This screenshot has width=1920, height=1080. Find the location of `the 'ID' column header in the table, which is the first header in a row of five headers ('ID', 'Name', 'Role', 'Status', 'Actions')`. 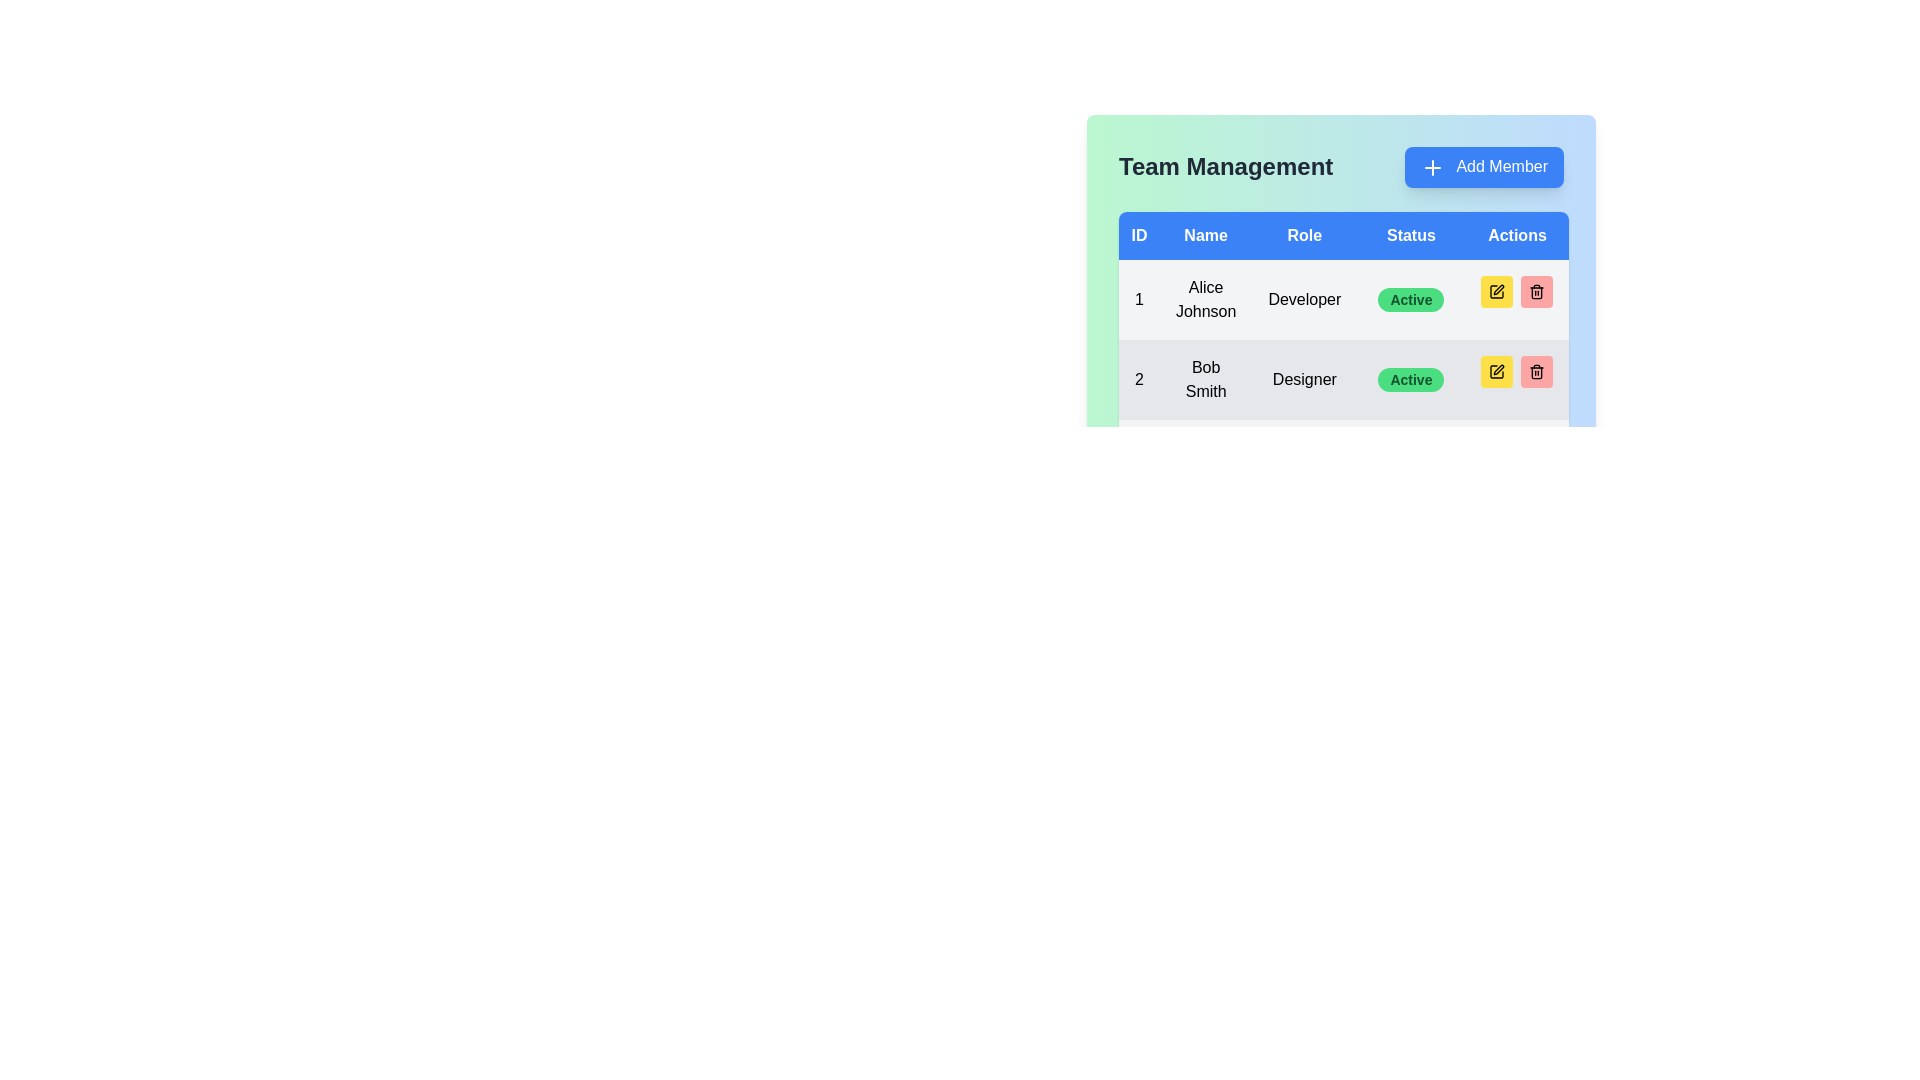

the 'ID' column header in the table, which is the first header in a row of five headers ('ID', 'Name', 'Role', 'Status', 'Actions') is located at coordinates (1139, 234).